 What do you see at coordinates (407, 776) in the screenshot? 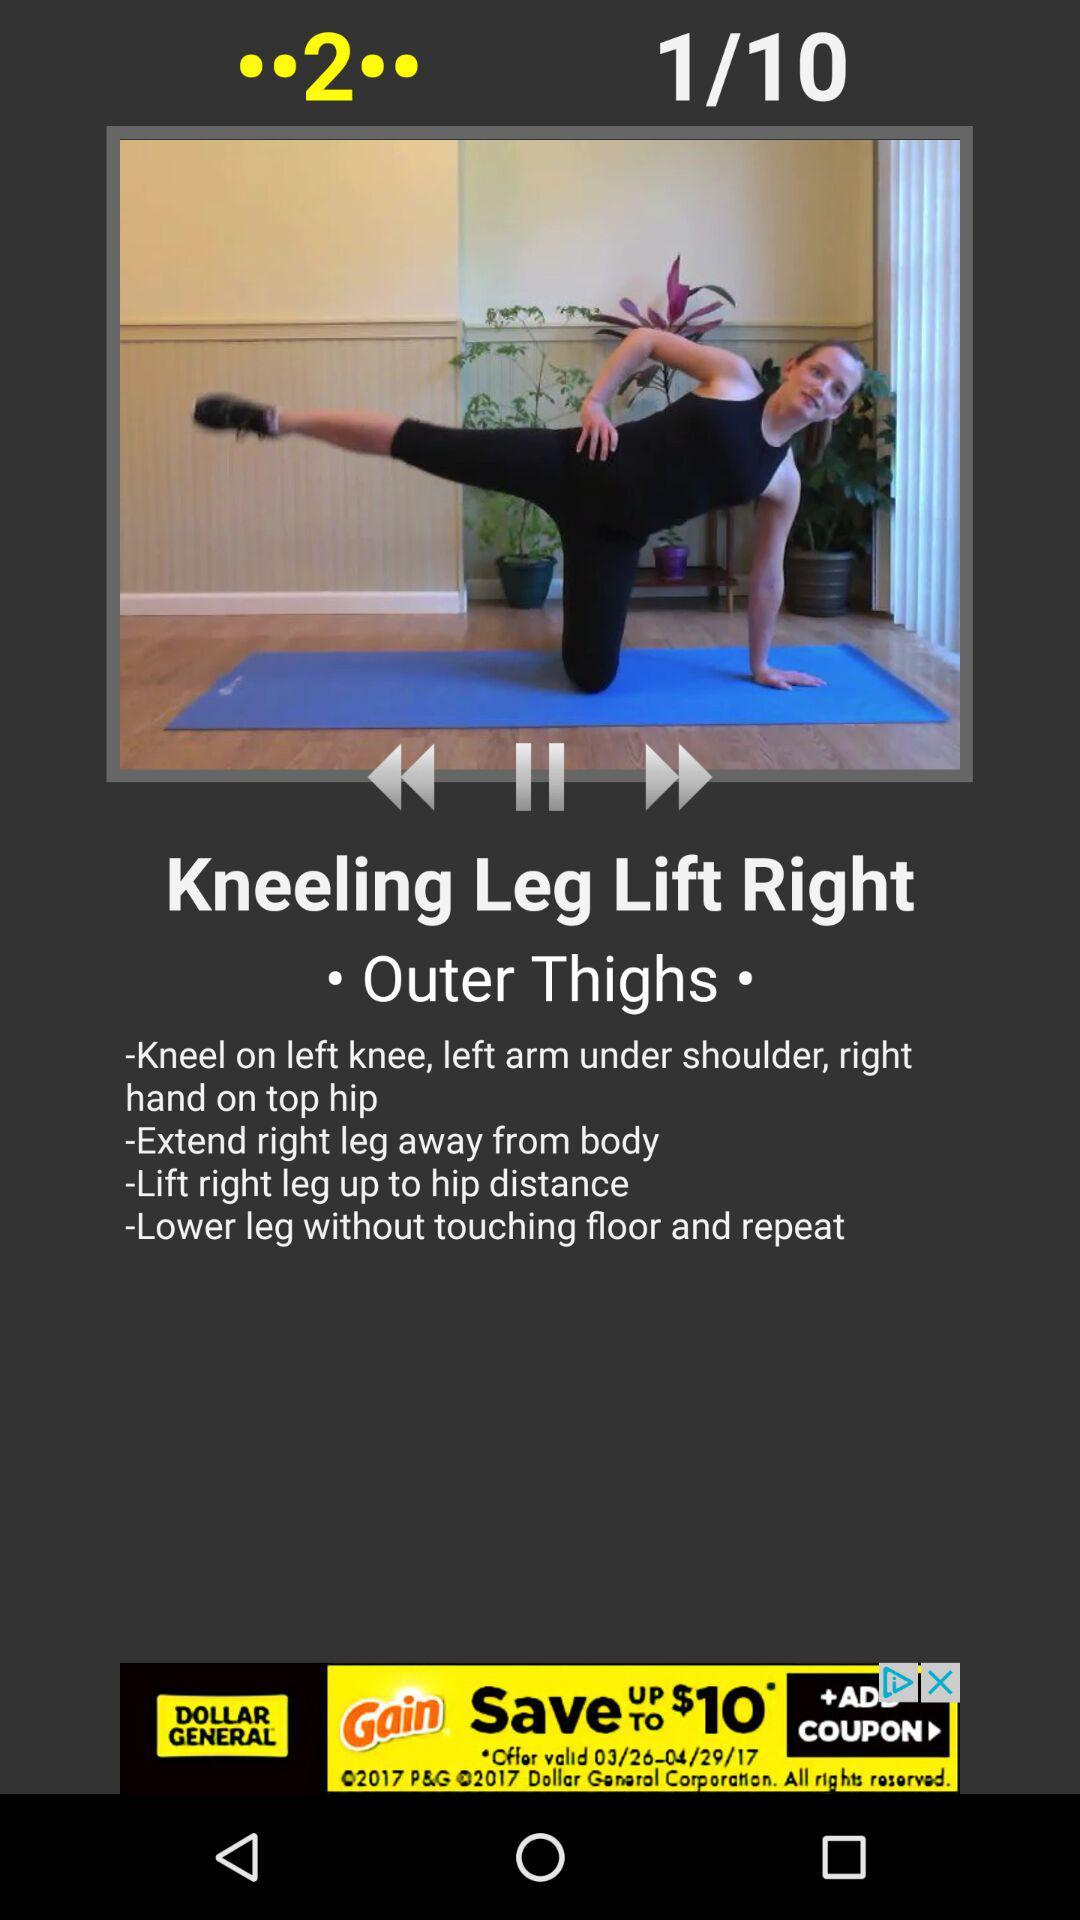
I see `backward` at bounding box center [407, 776].